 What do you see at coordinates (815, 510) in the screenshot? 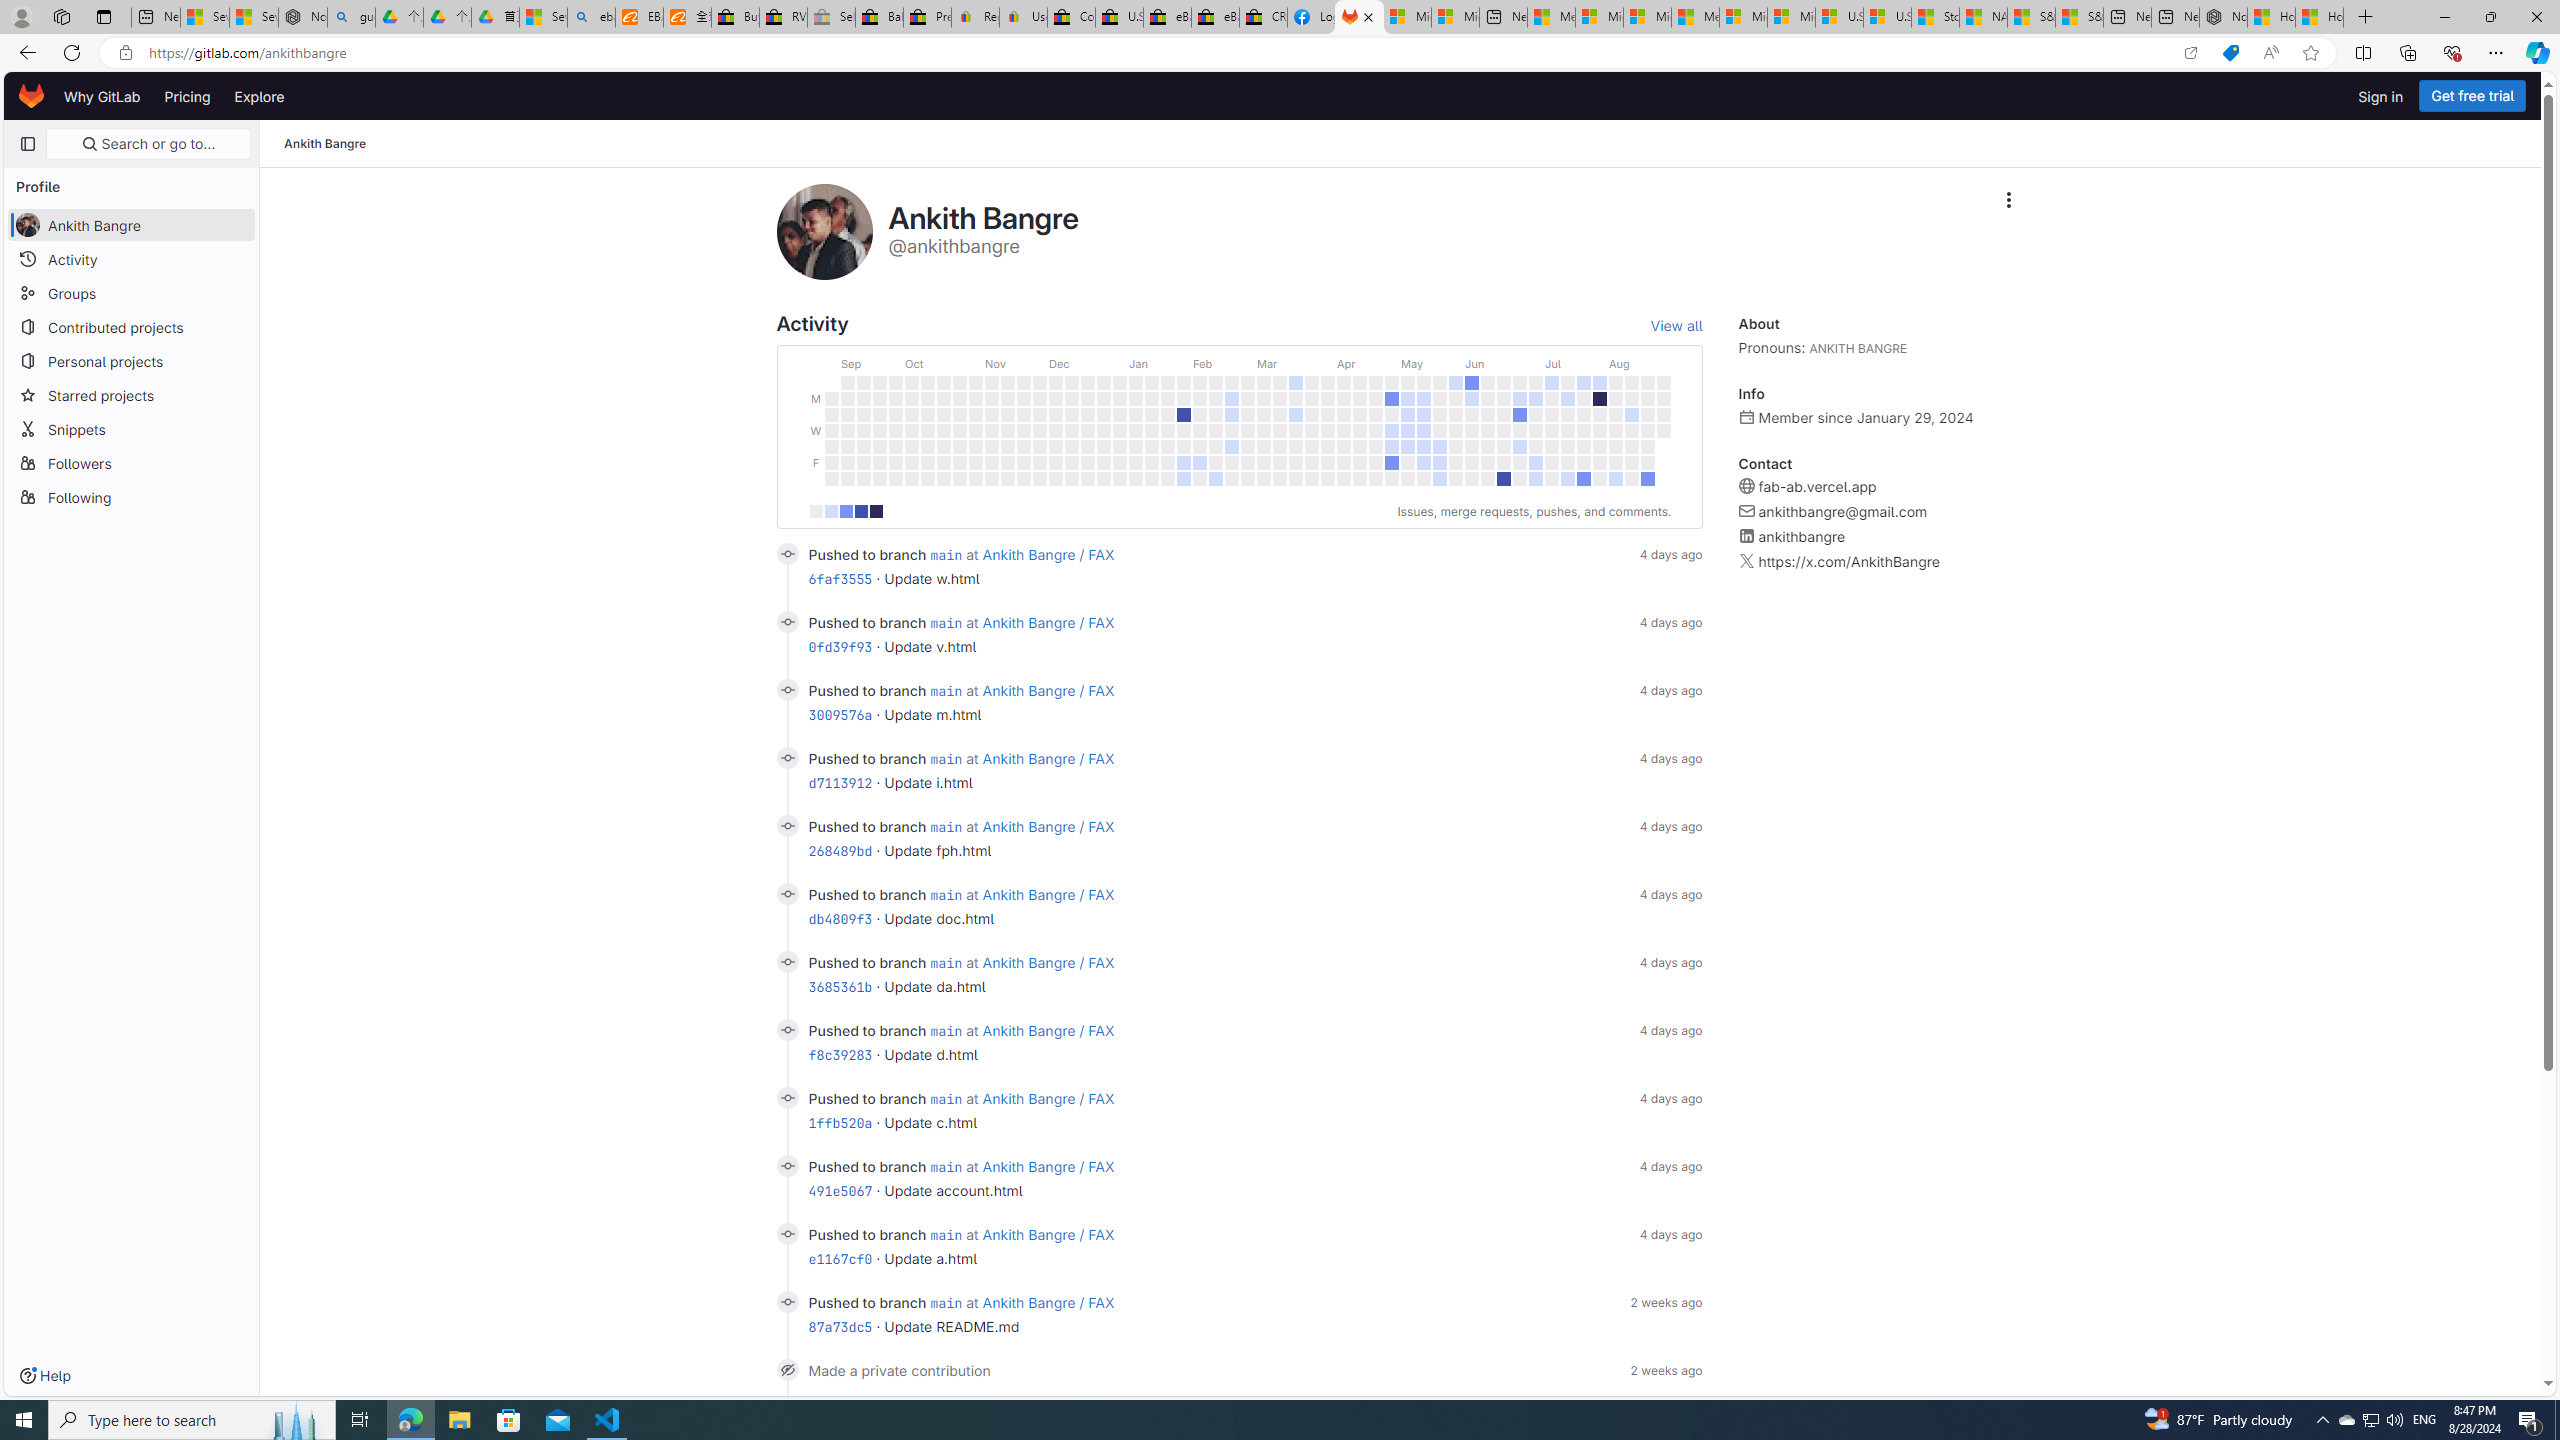
I see `'No contributions'` at bounding box center [815, 510].